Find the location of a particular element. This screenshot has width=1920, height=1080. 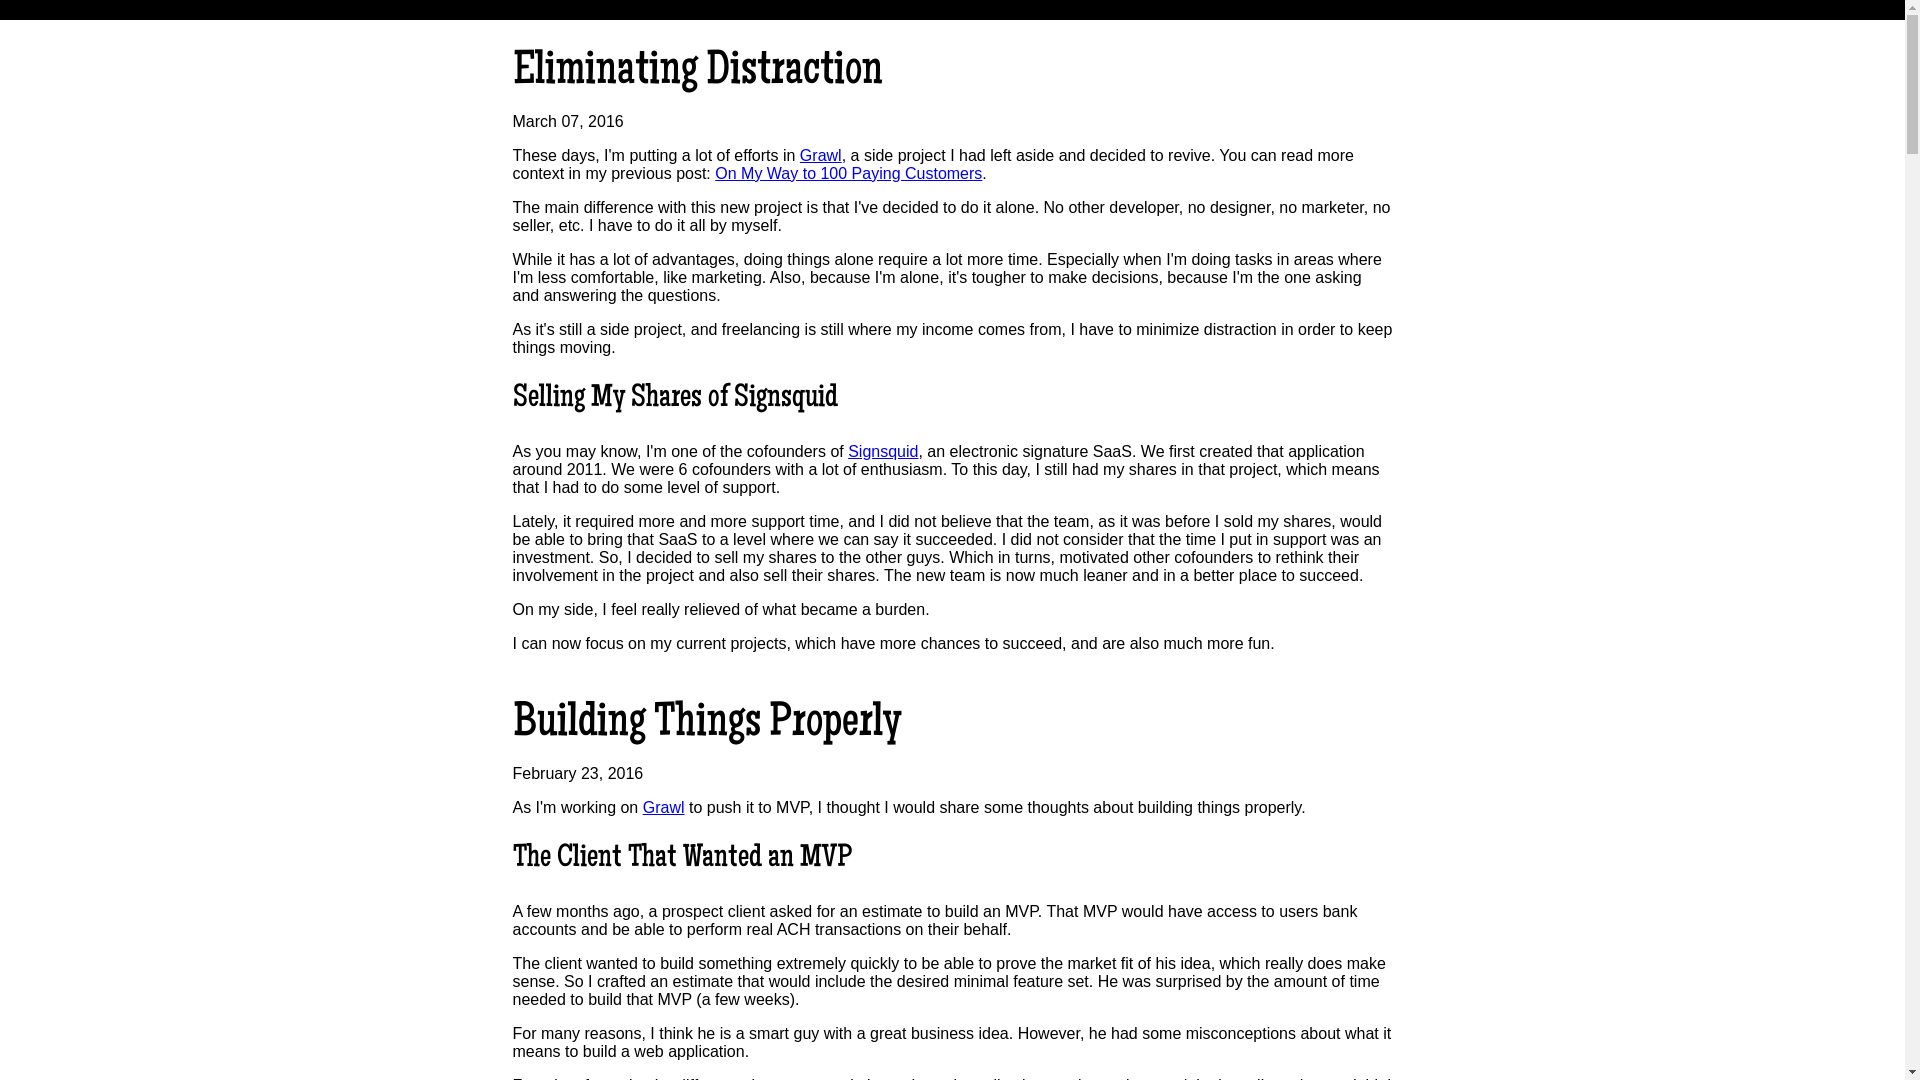

'Eliminating Distraction' is located at coordinates (512, 72).